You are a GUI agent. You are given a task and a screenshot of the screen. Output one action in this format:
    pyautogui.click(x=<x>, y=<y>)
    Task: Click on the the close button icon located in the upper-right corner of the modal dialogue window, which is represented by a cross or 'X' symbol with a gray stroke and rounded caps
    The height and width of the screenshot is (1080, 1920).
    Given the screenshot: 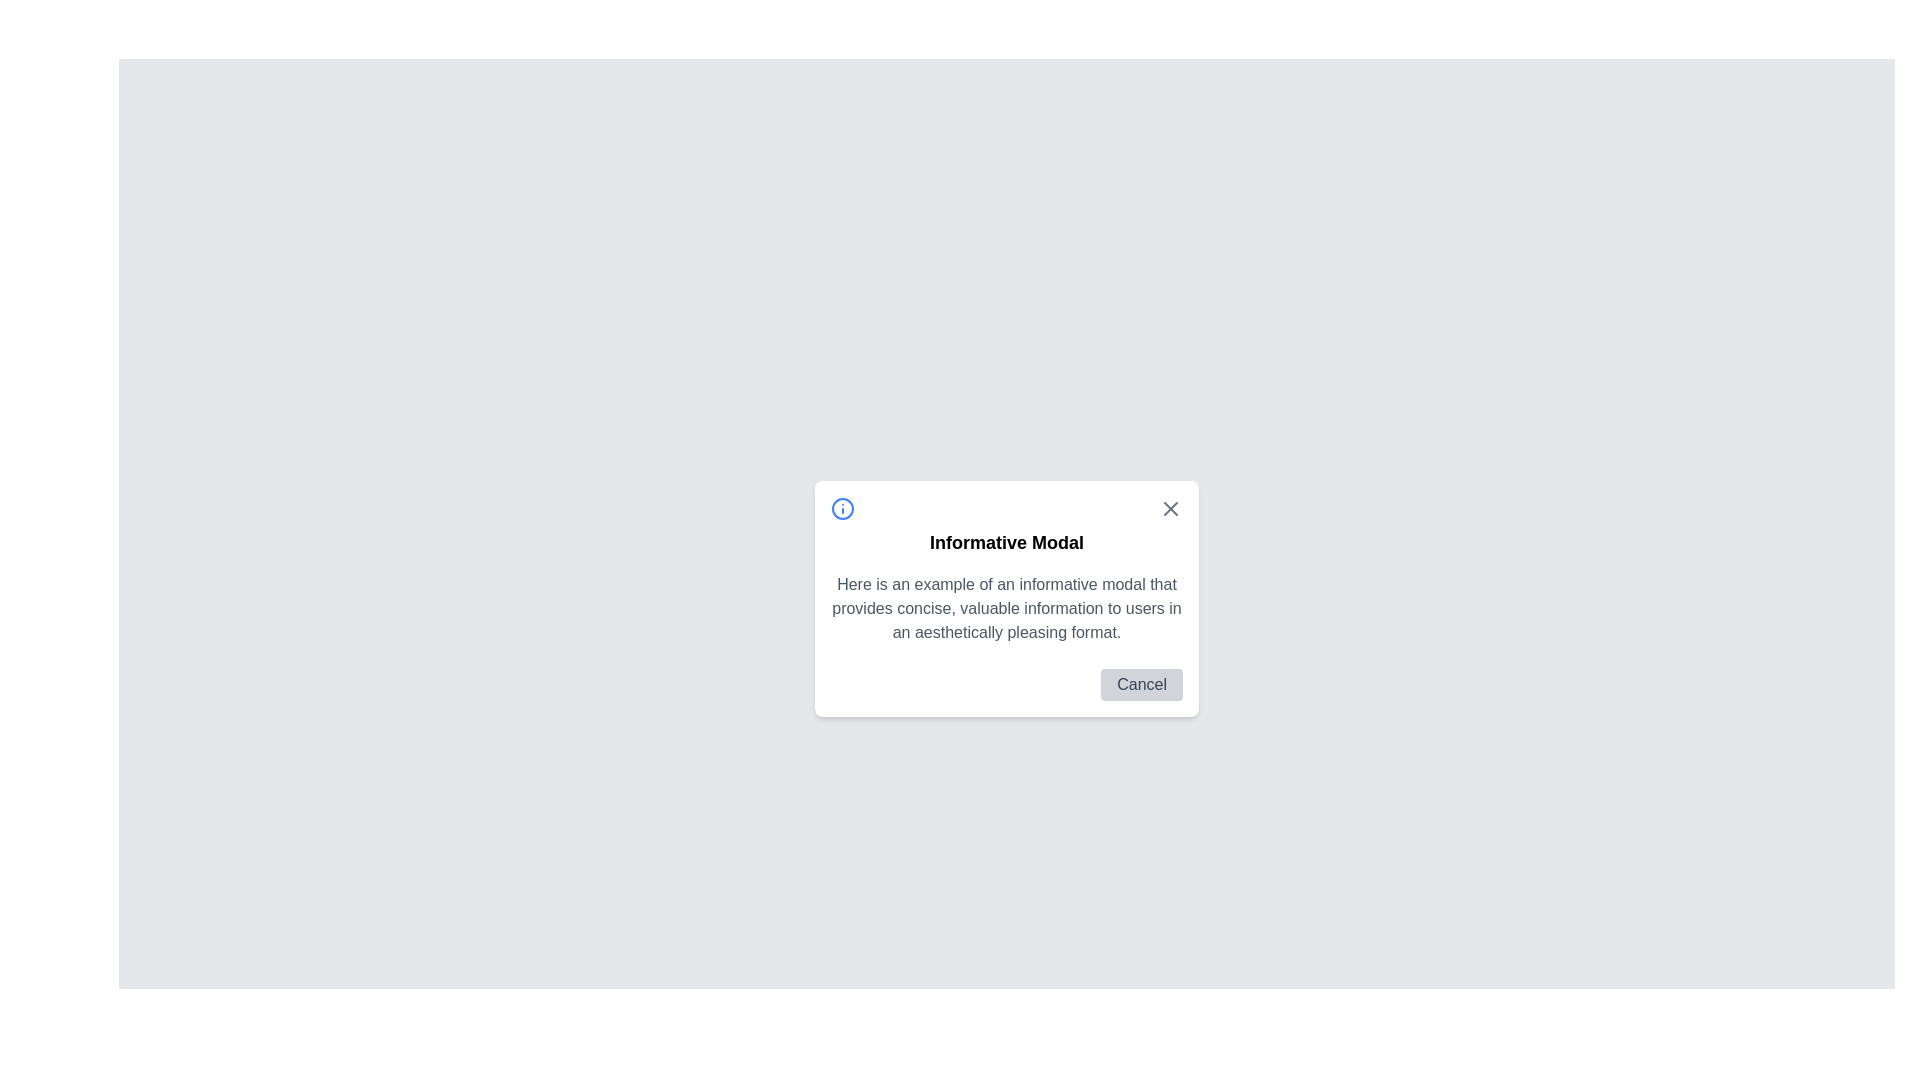 What is the action you would take?
    pyautogui.click(x=1171, y=508)
    